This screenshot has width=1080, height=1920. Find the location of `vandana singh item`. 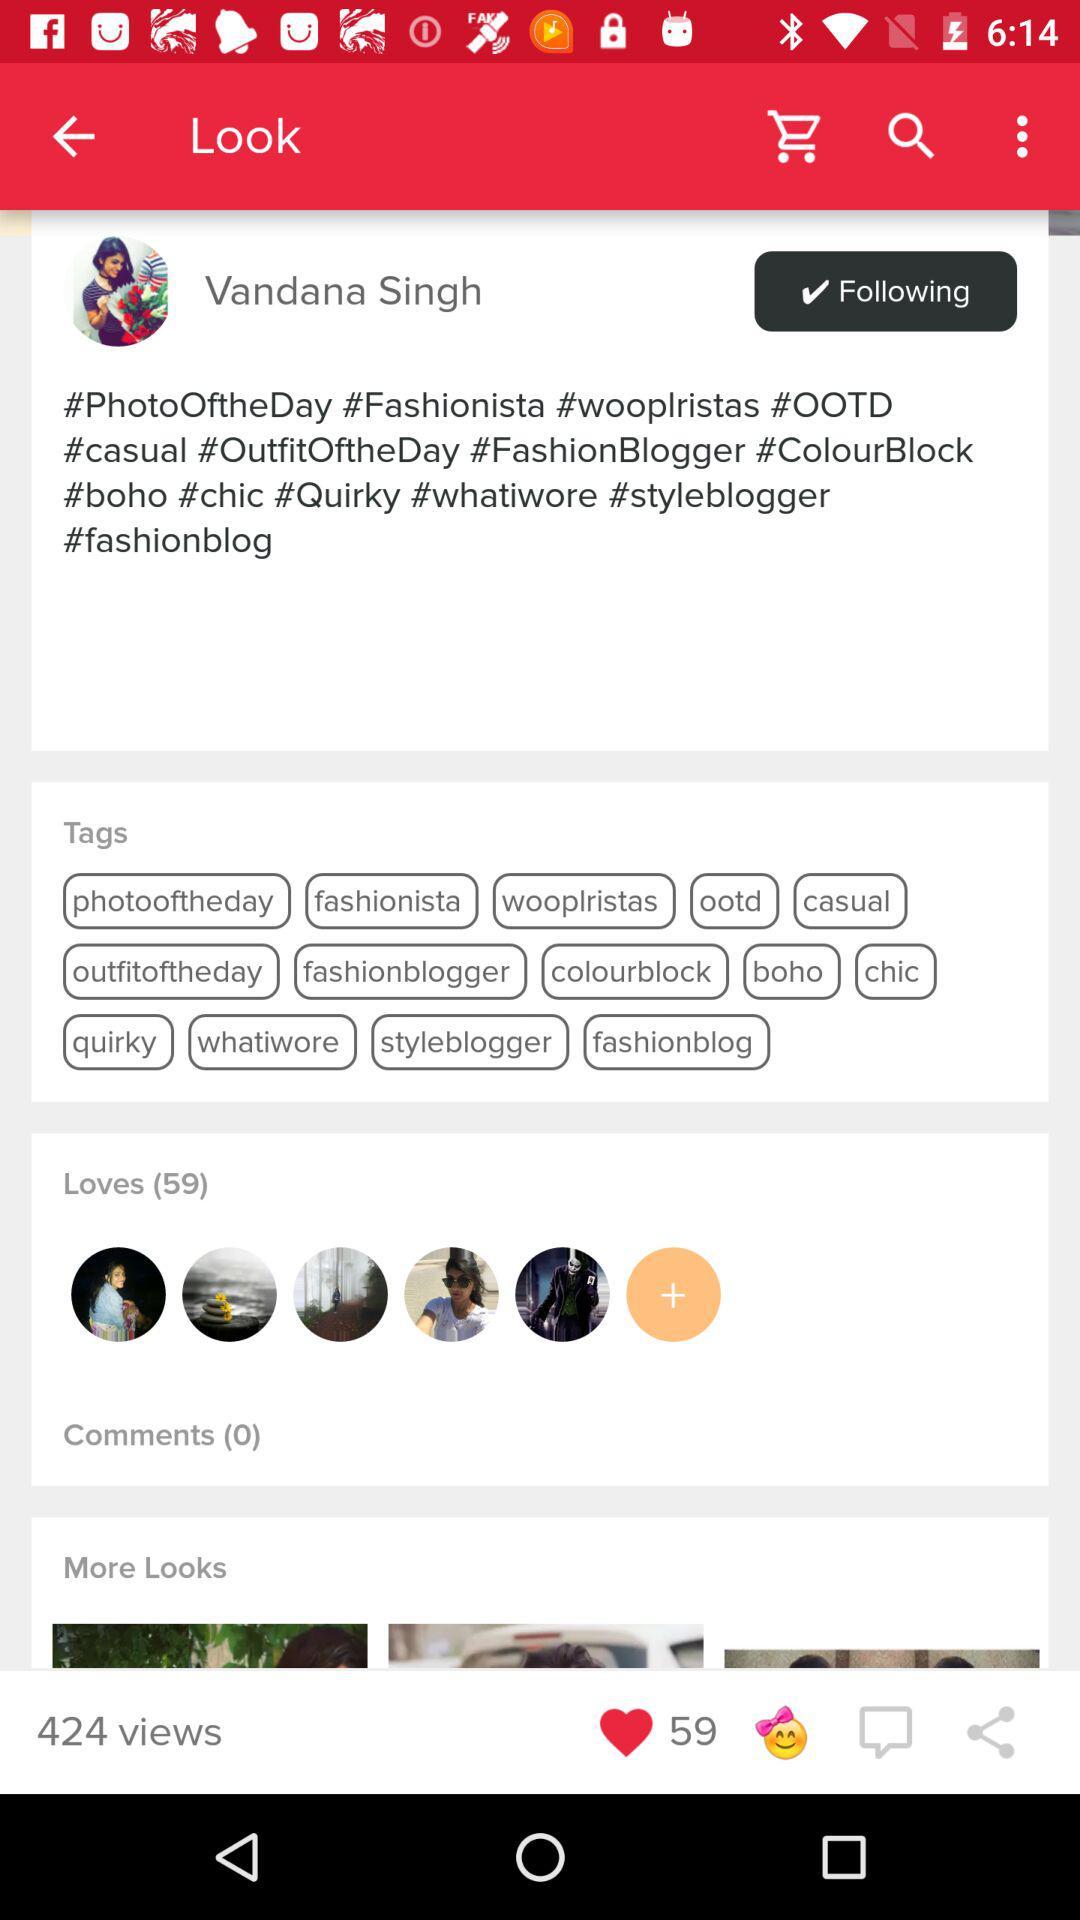

vandana singh item is located at coordinates (342, 290).